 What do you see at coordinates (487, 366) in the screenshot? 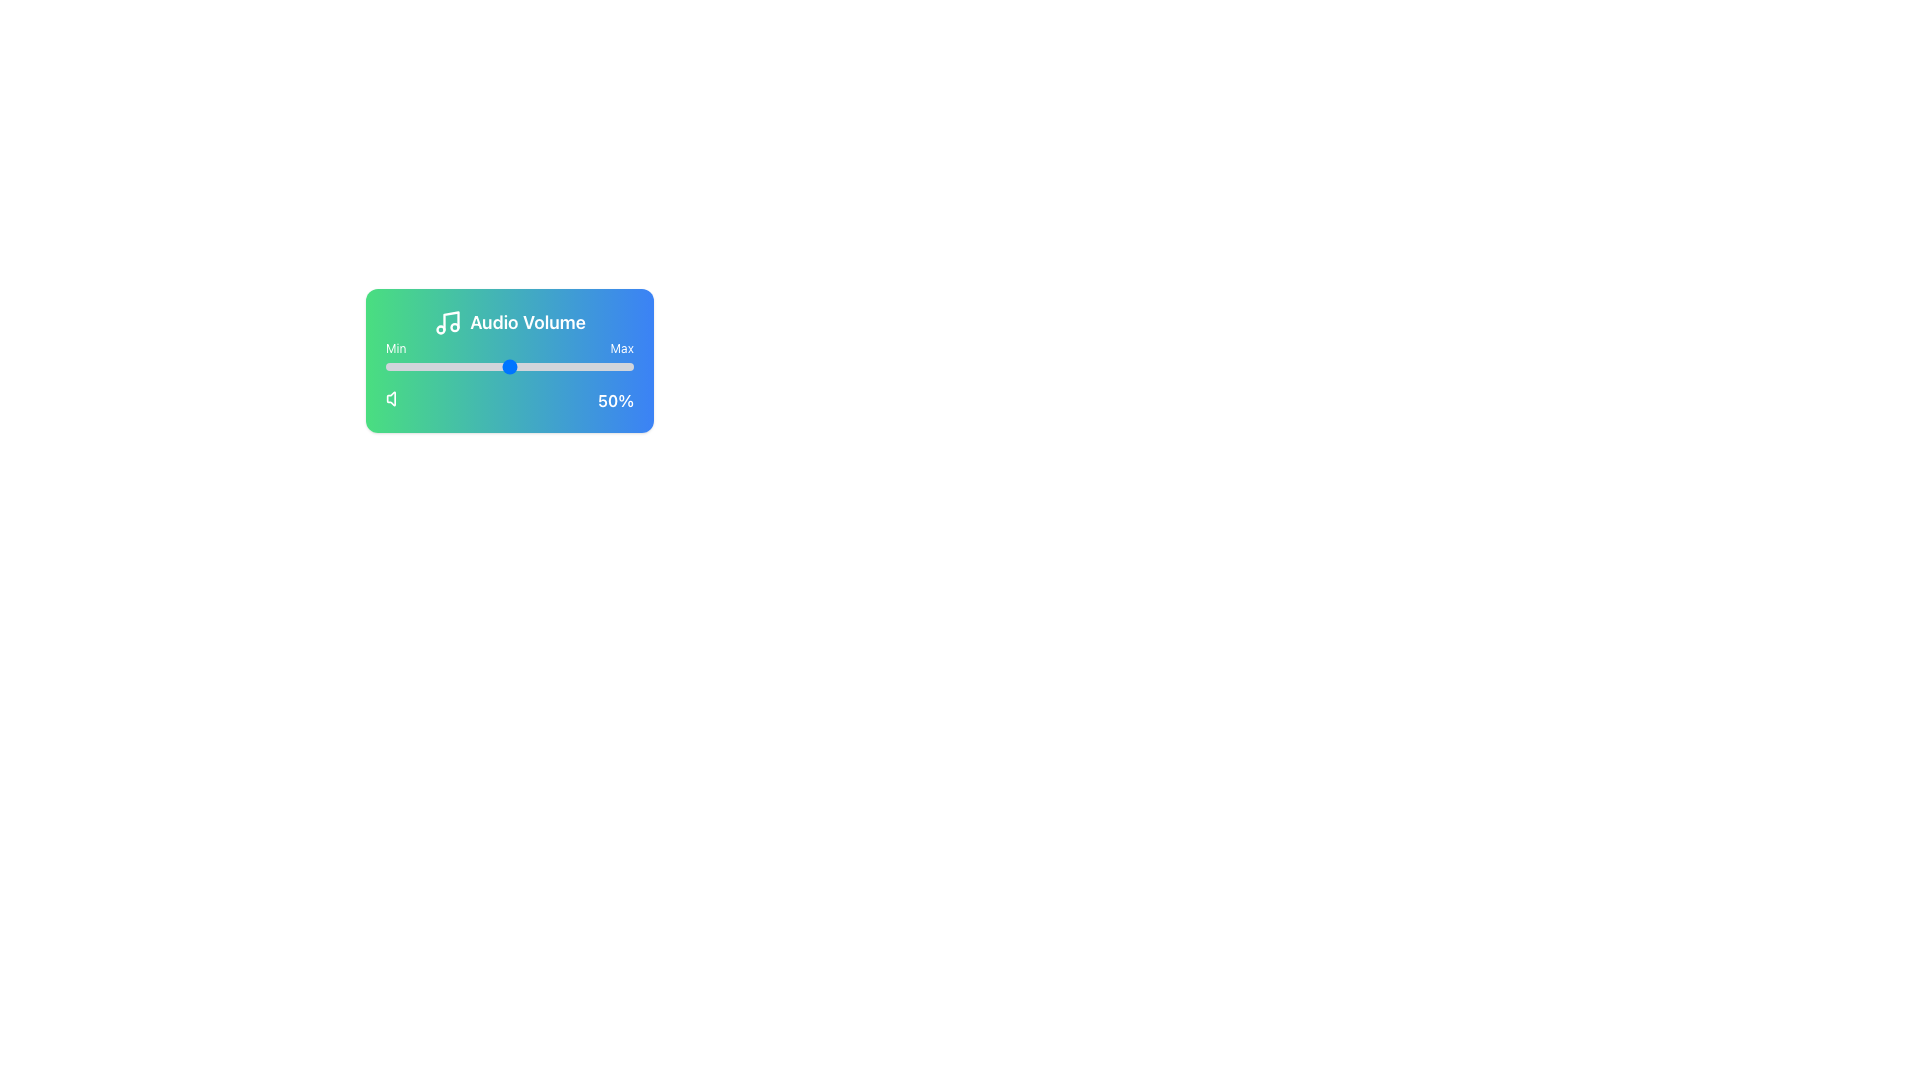
I see `the audio volume slider` at bounding box center [487, 366].